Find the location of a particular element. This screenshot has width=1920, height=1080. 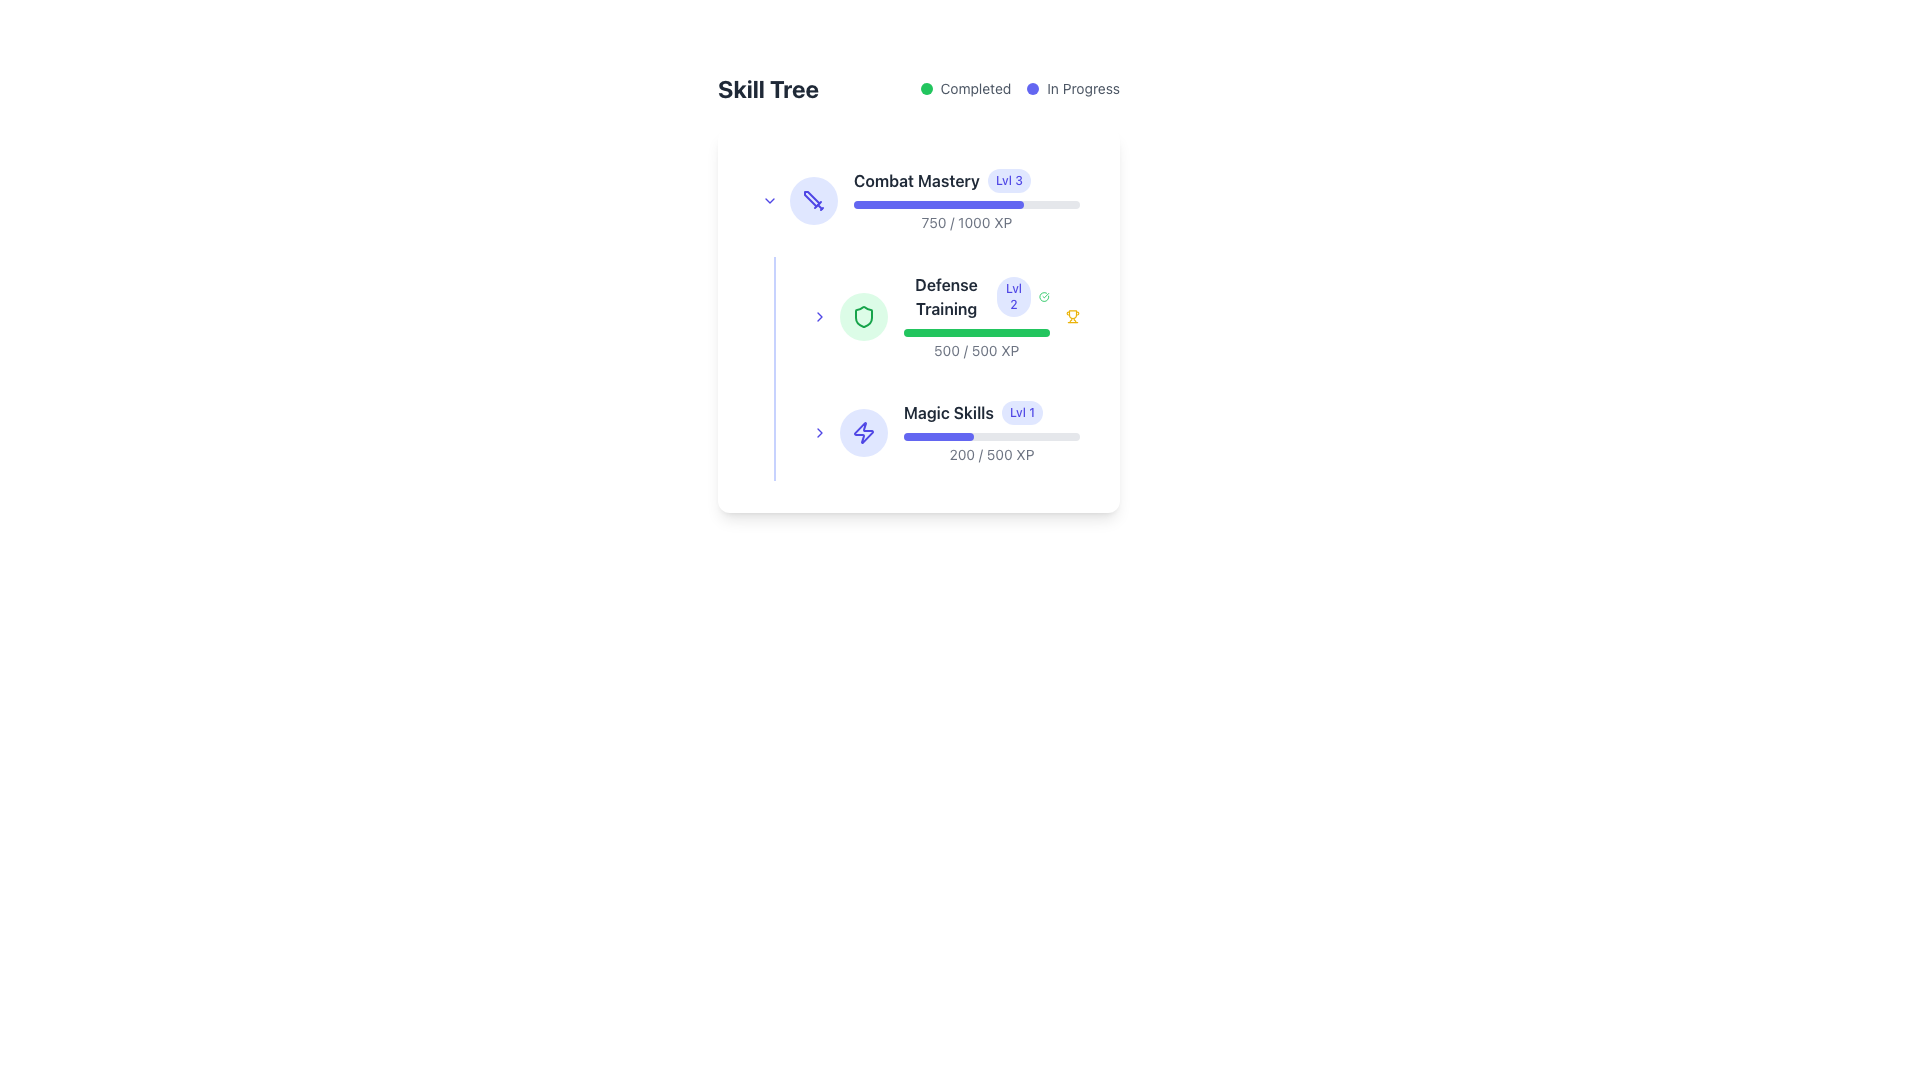

text associated with the Badge indicating the level of 'Combat Mastery', located to the immediate right of the 'Combat Mastery' text is located at coordinates (1009, 181).